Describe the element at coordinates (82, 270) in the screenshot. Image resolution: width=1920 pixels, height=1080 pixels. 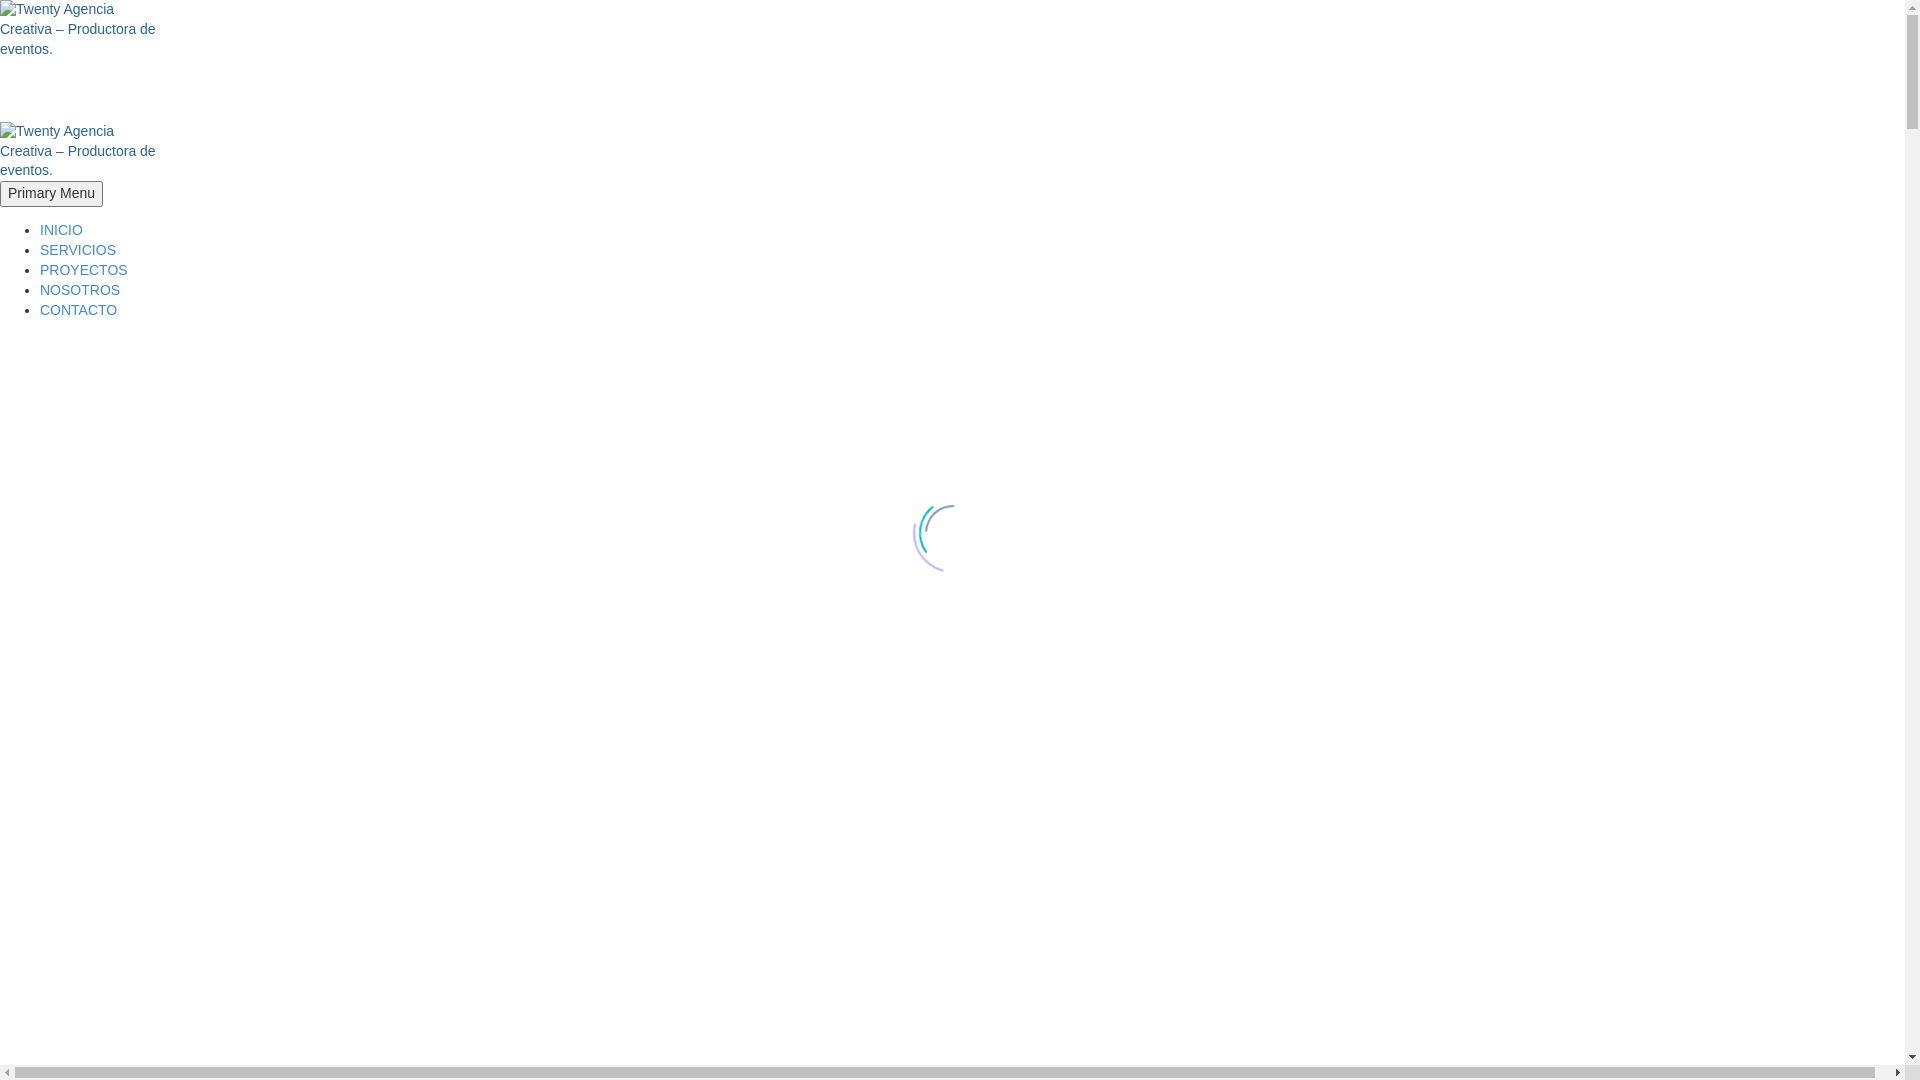
I see `'PROYECTOS'` at that location.